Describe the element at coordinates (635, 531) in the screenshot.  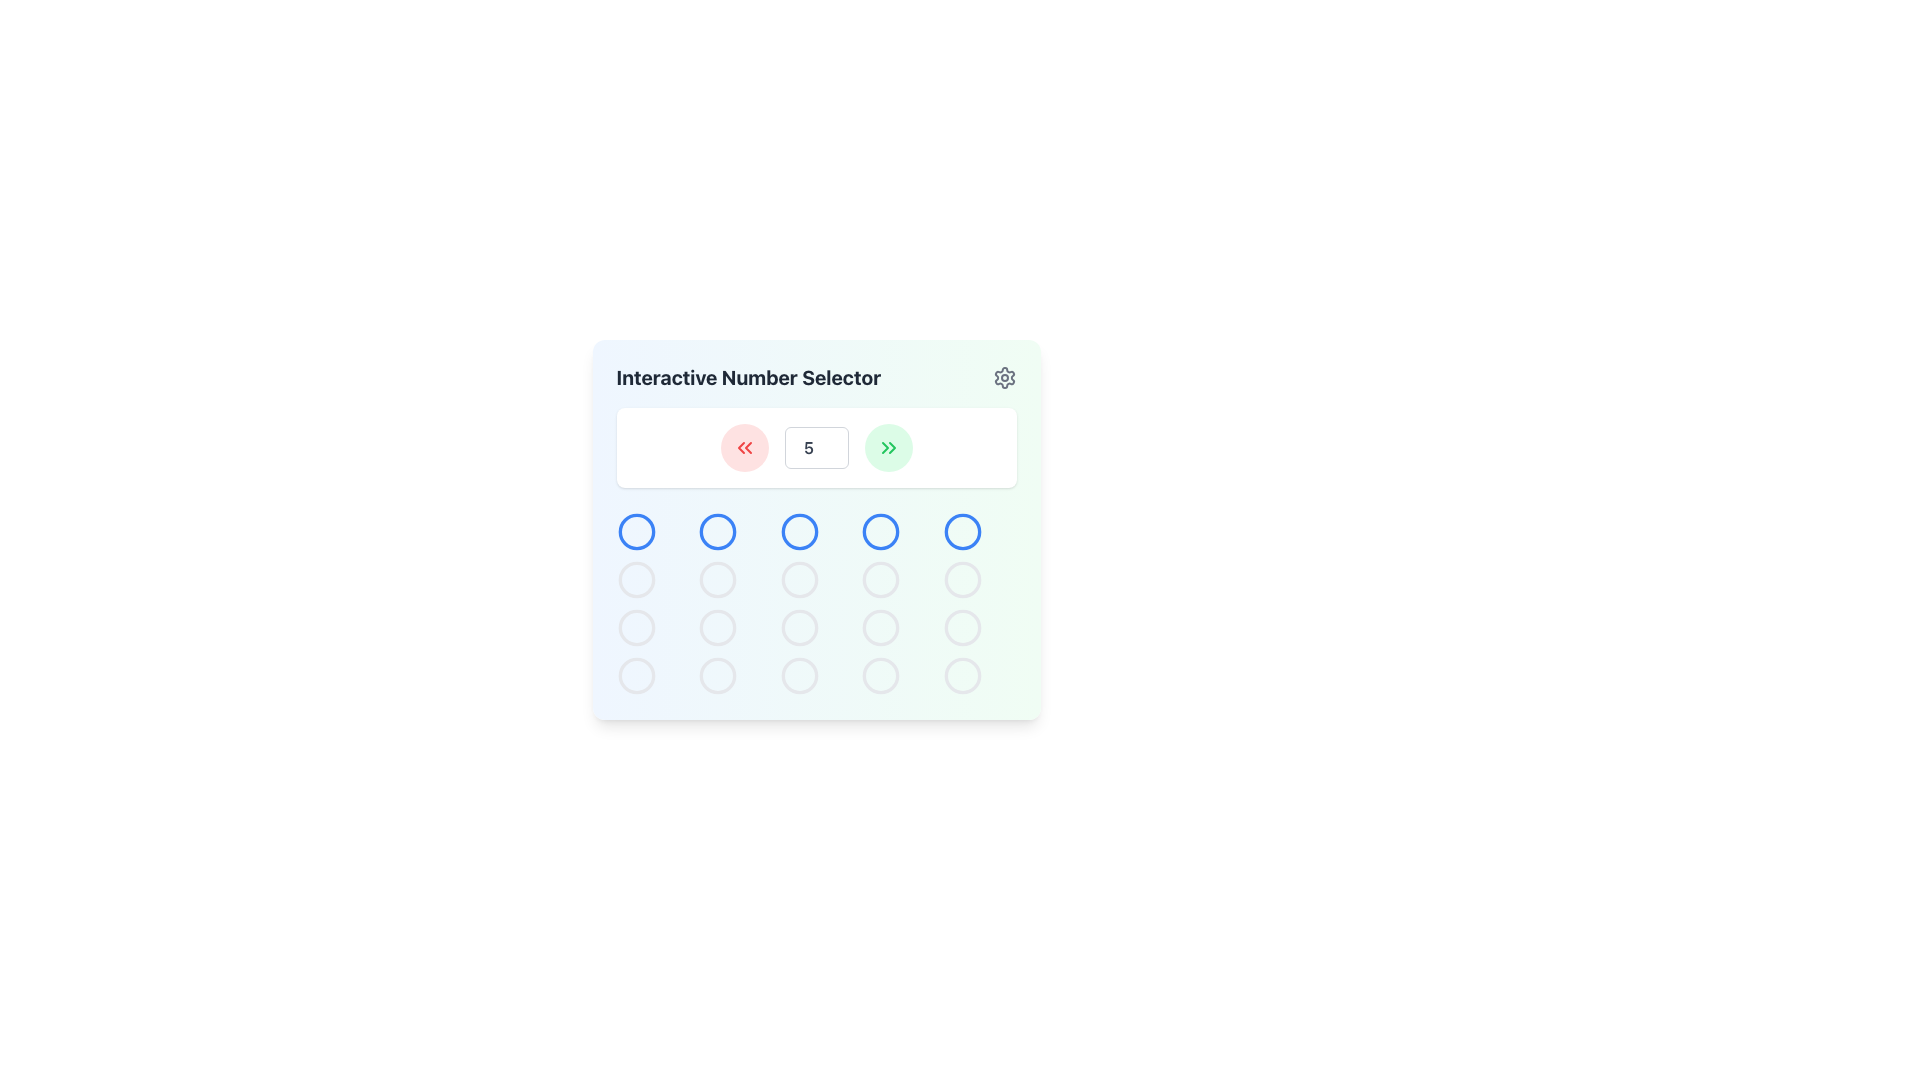
I see `the circular element with a blue outline and white fill located in the first column and first row of the grid below the 'Interactive Number Selector' header` at that location.